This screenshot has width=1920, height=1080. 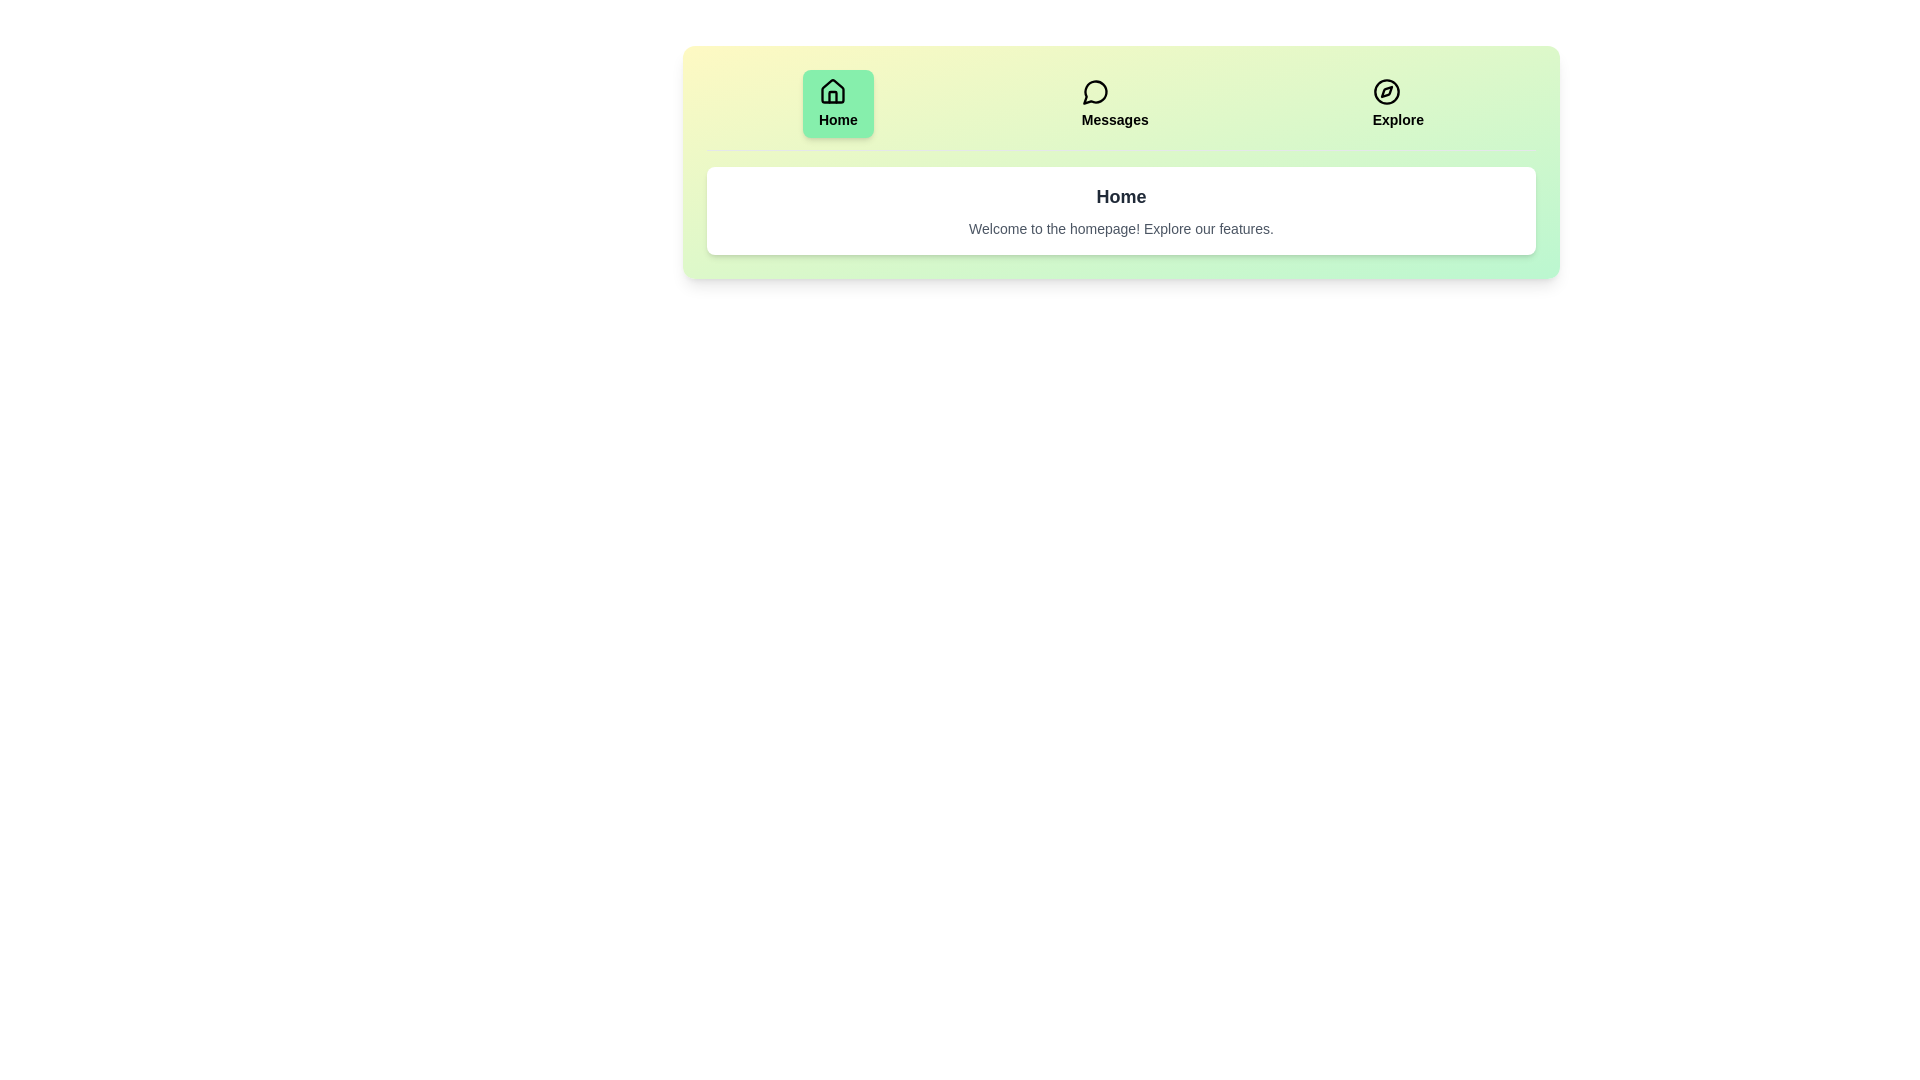 I want to click on the Home tab, so click(x=838, y=104).